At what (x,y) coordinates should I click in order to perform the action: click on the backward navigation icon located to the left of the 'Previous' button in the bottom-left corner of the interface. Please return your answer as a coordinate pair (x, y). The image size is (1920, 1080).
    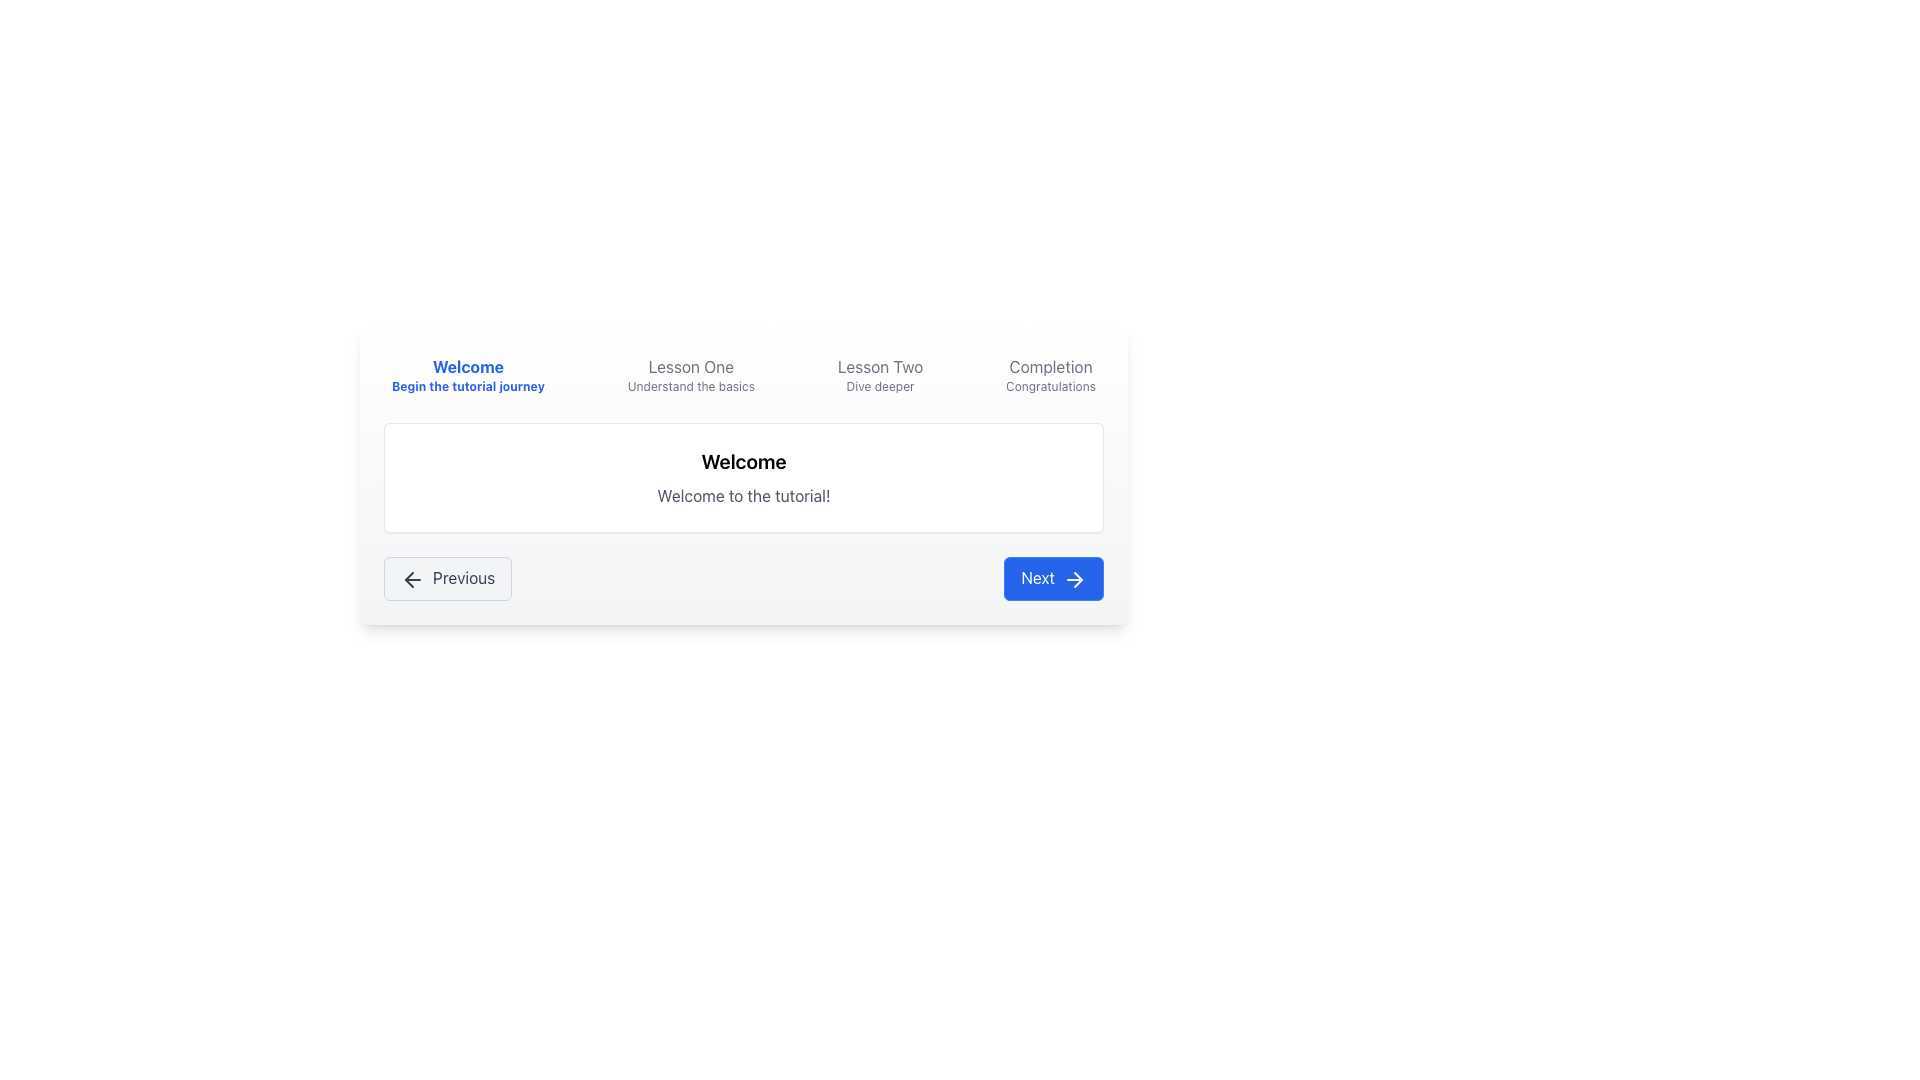
    Looking at the image, I should click on (411, 578).